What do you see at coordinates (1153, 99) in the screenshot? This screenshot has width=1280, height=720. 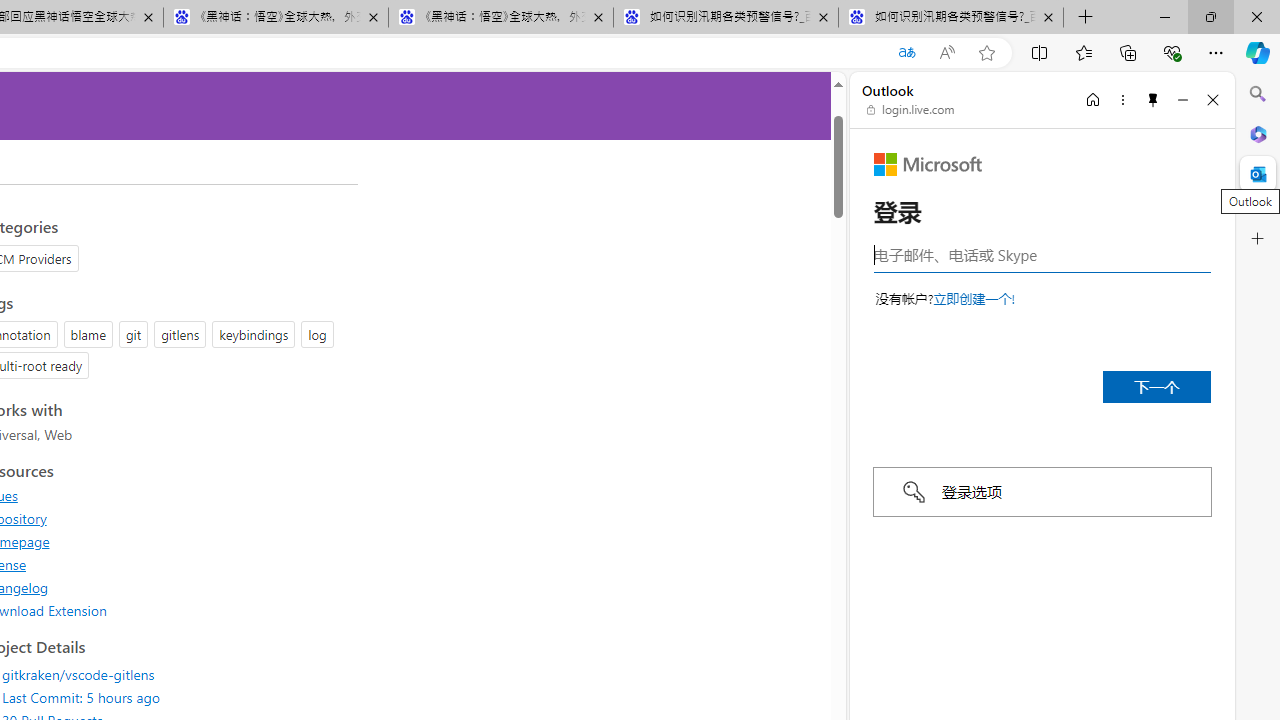 I see `'Unpin side pane'` at bounding box center [1153, 99].